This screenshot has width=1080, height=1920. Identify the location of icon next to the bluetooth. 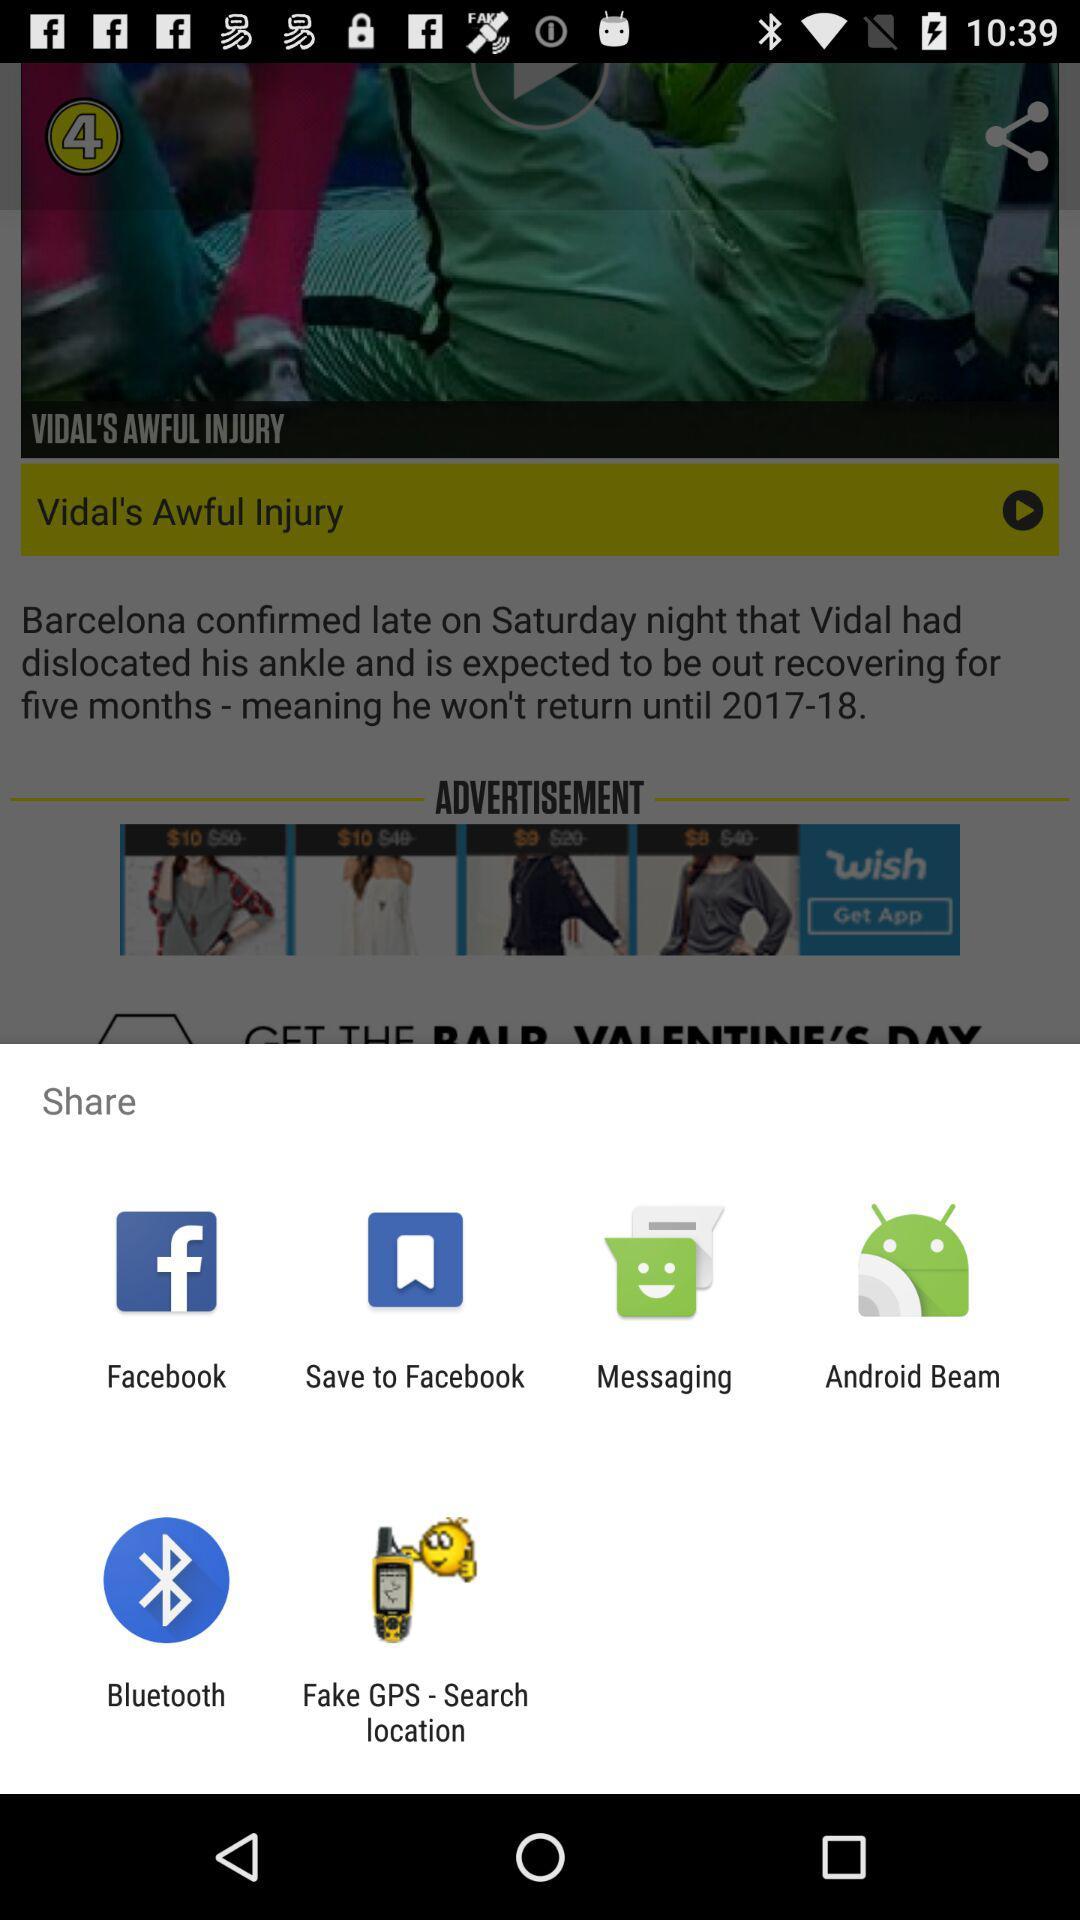
(414, 1711).